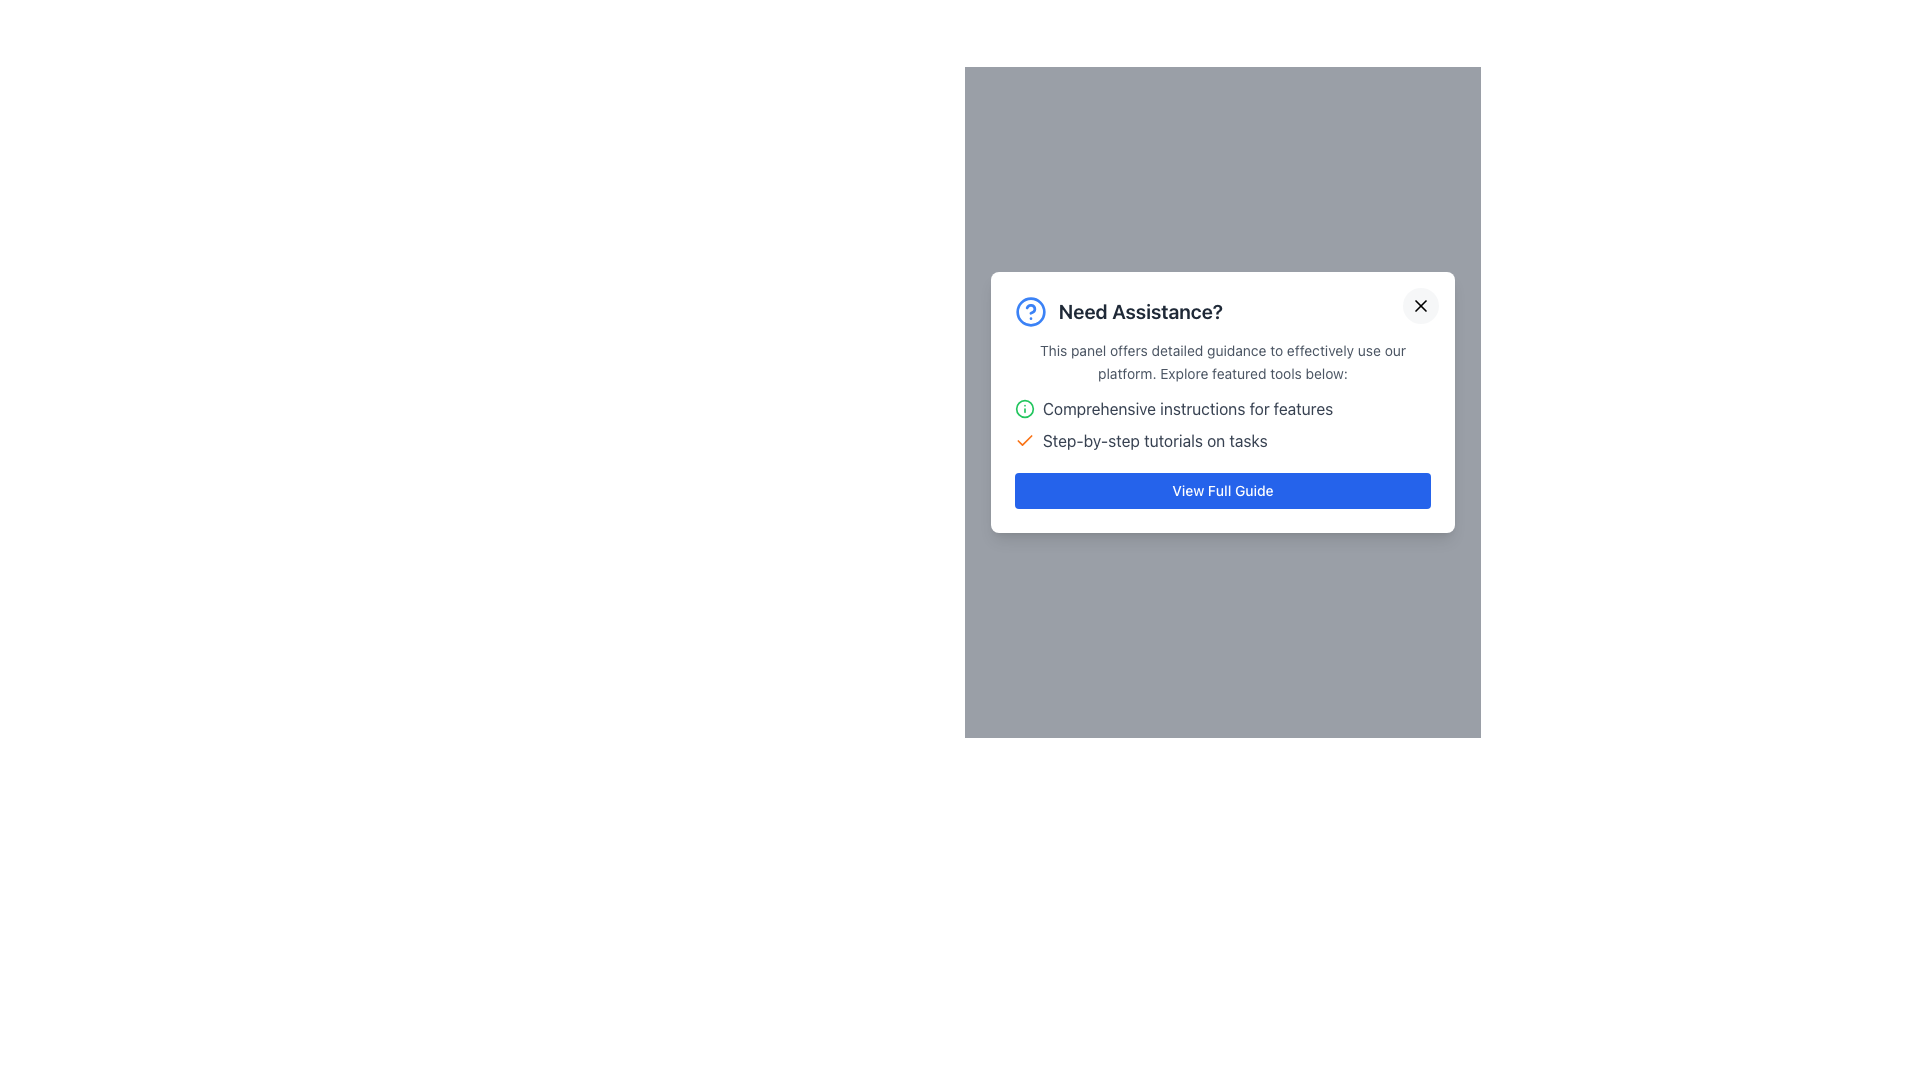 The height and width of the screenshot is (1080, 1920). What do you see at coordinates (1222, 440) in the screenshot?
I see `the text label that reads 'Step-by-step tutorials on tasks', which is styled with a gray font color and has an orange checkmark icon to its left` at bounding box center [1222, 440].